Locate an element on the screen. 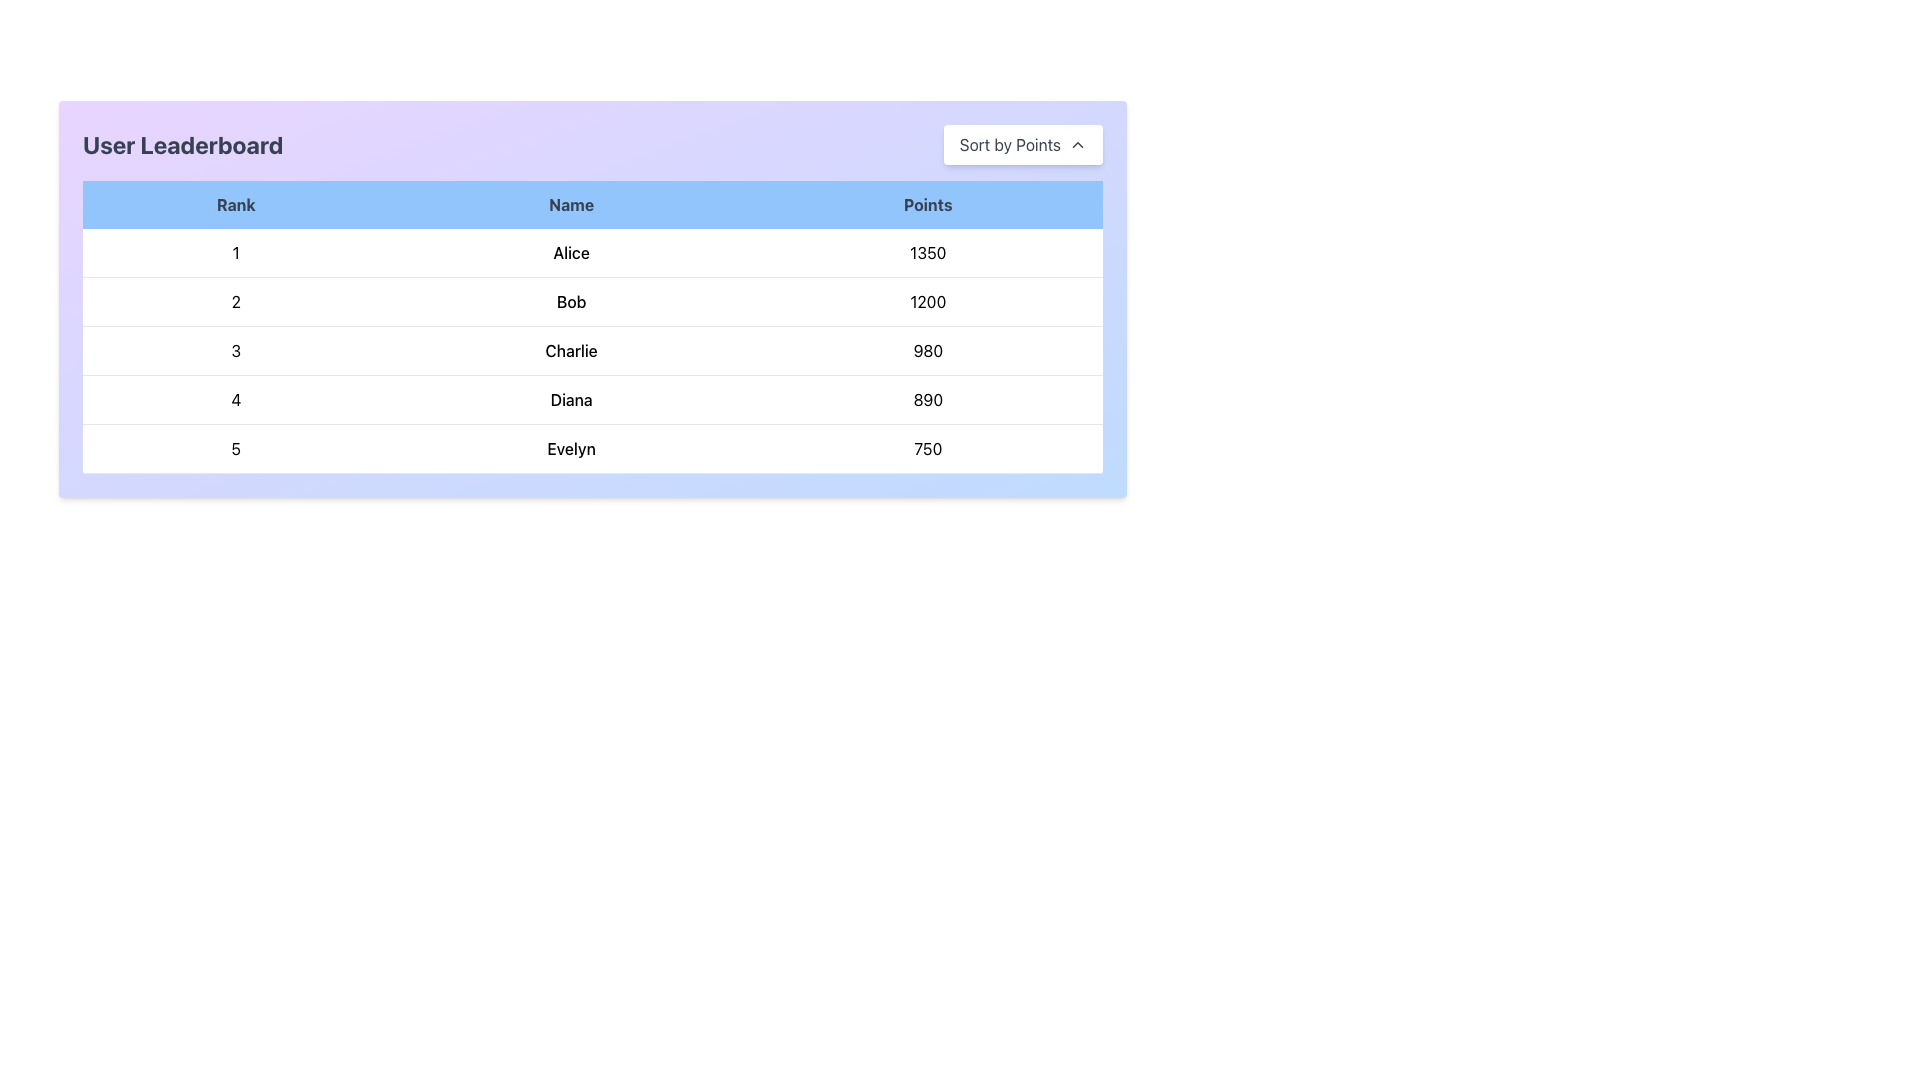 The height and width of the screenshot is (1080, 1920). text content of the table cell displaying the points for 'Charlie' in the leaderboard, located in the third row and third column of the table is located at coordinates (927, 350).